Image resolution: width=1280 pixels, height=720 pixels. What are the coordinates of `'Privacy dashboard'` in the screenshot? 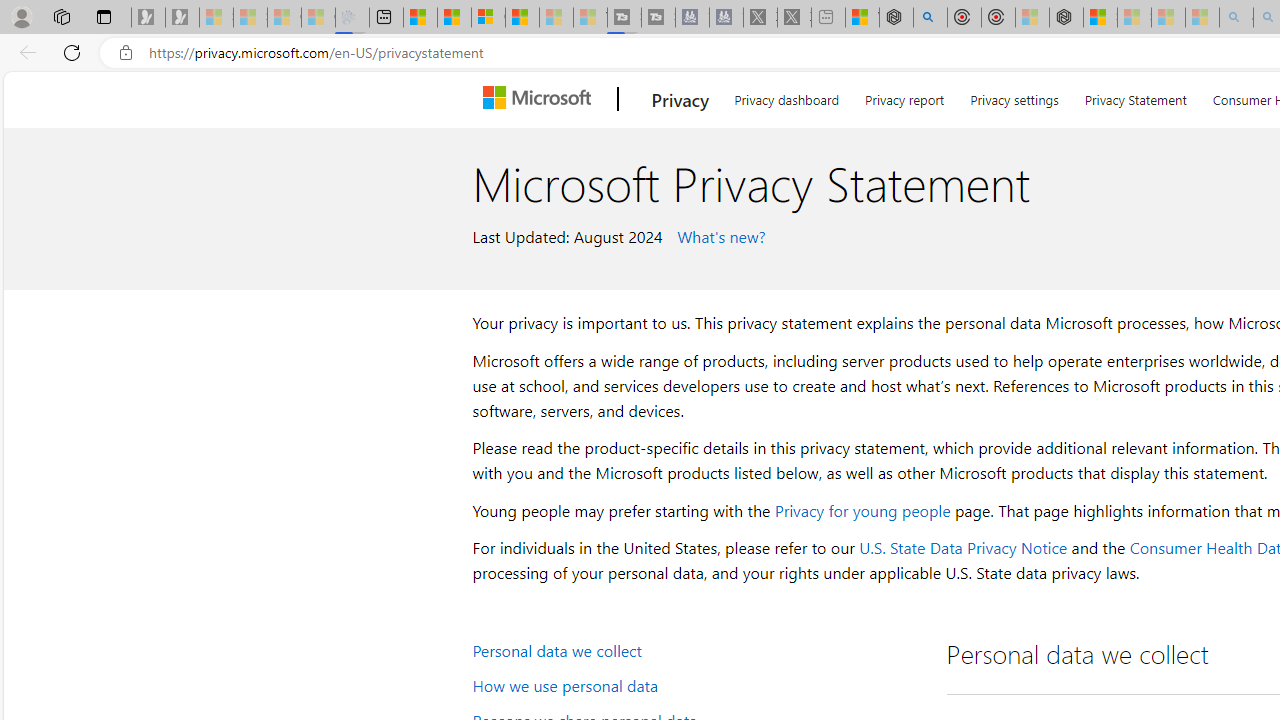 It's located at (785, 96).